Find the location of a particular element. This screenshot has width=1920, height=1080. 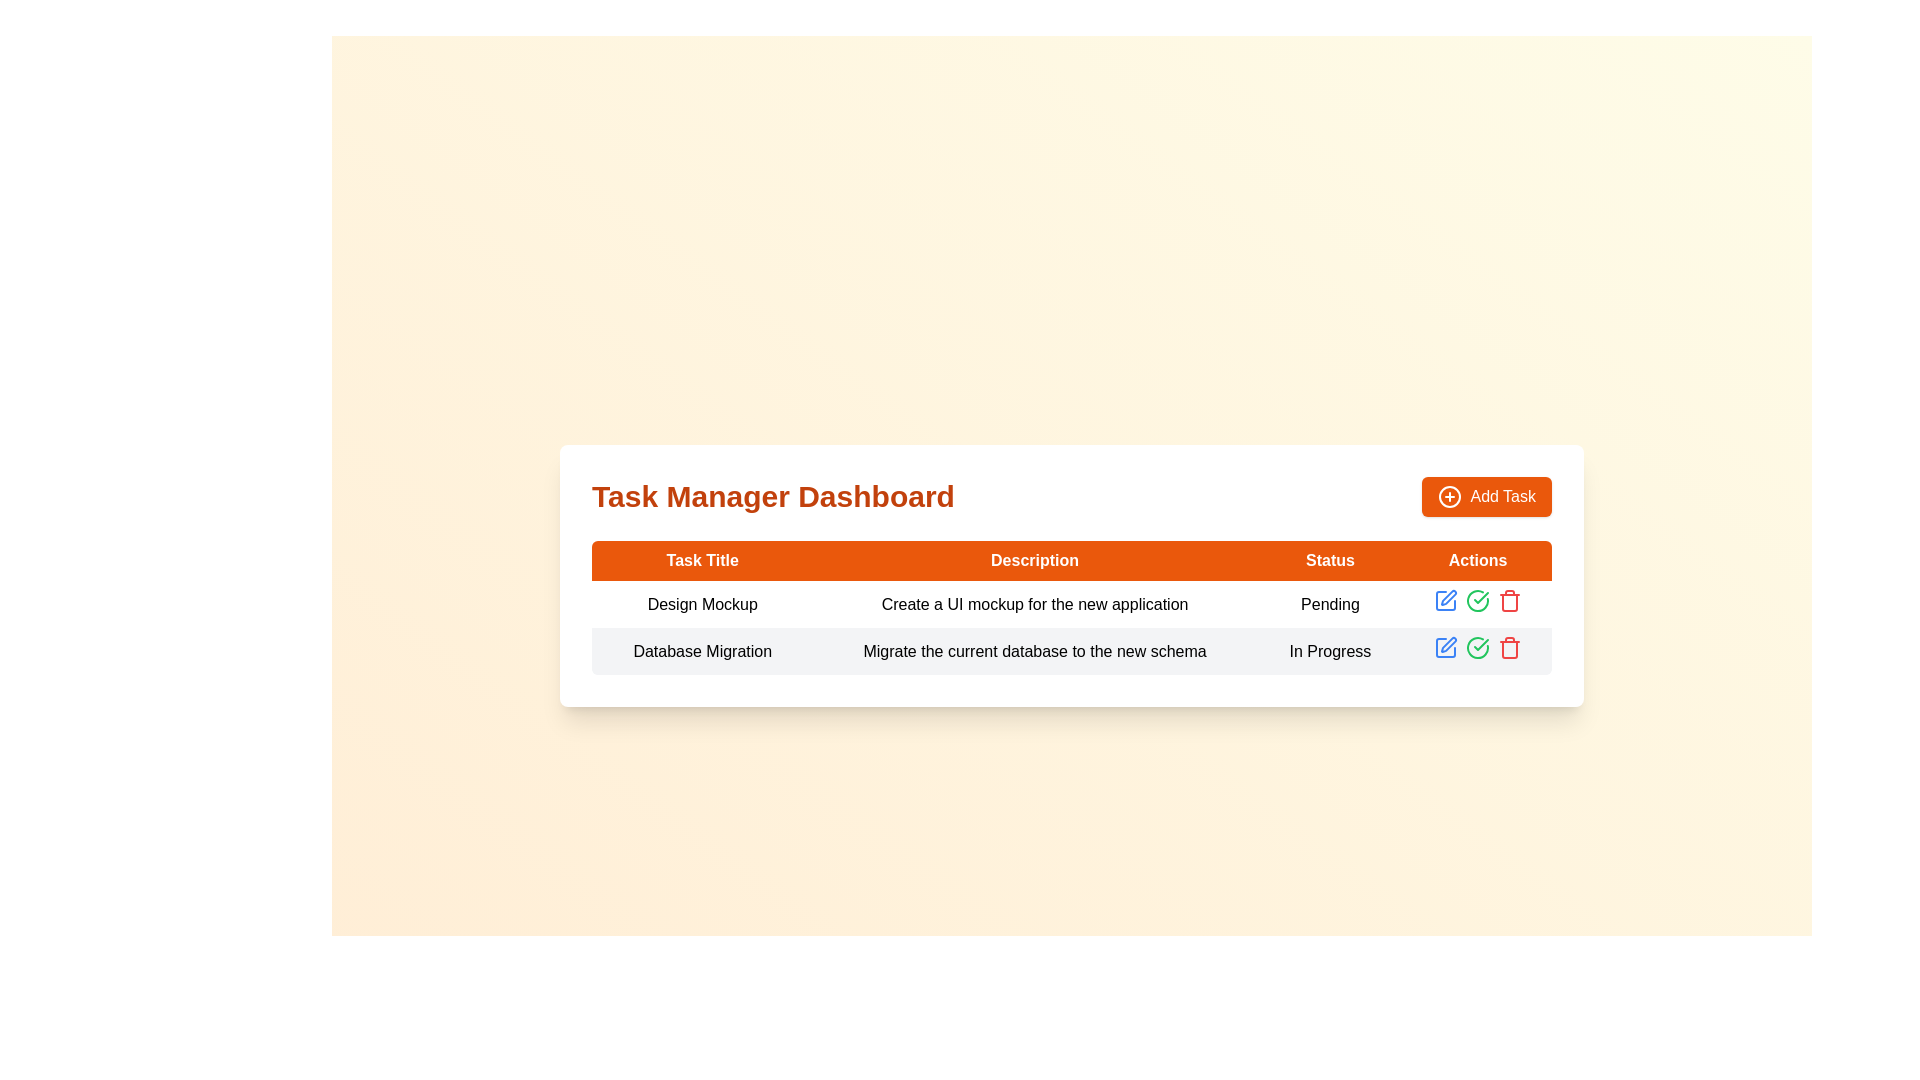

the 'trash' icon in the 'Actions' column of the second row is located at coordinates (1510, 601).